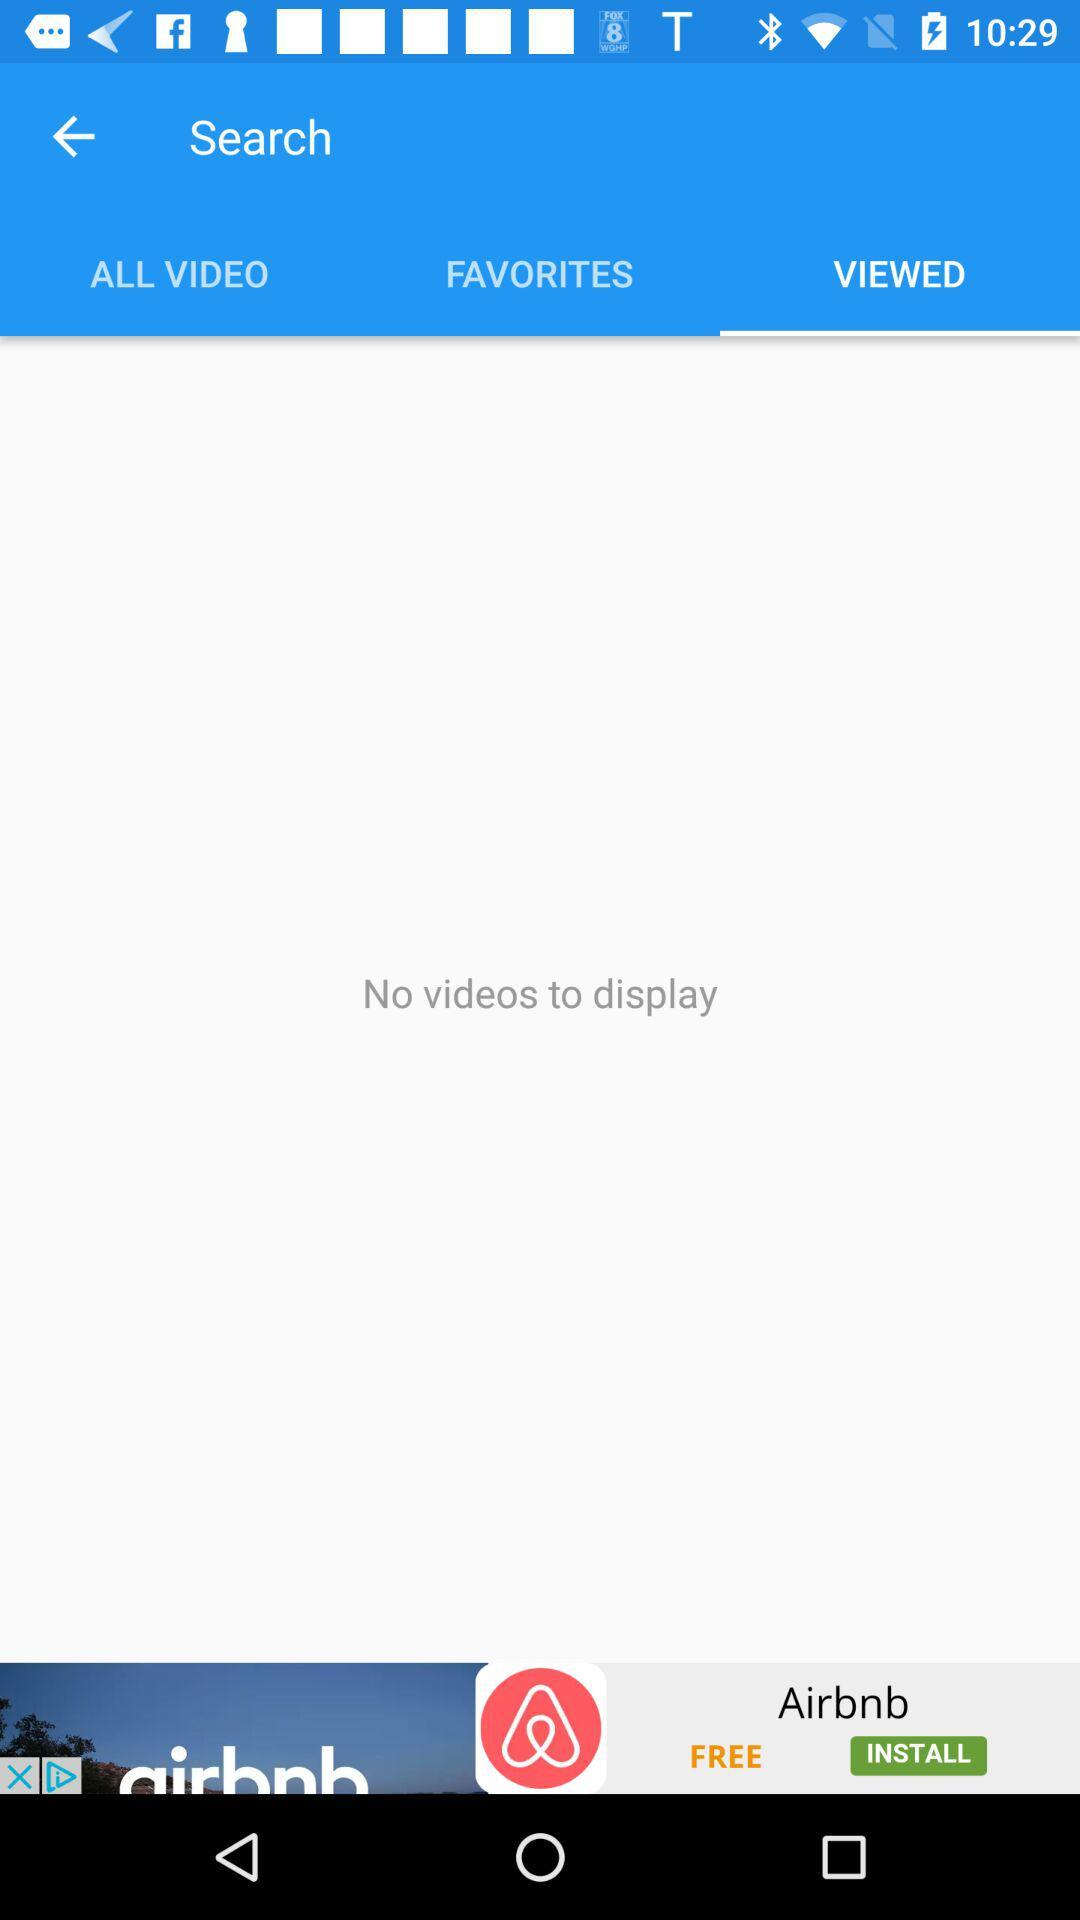 This screenshot has height=1920, width=1080. What do you see at coordinates (567, 135) in the screenshot?
I see `search` at bounding box center [567, 135].